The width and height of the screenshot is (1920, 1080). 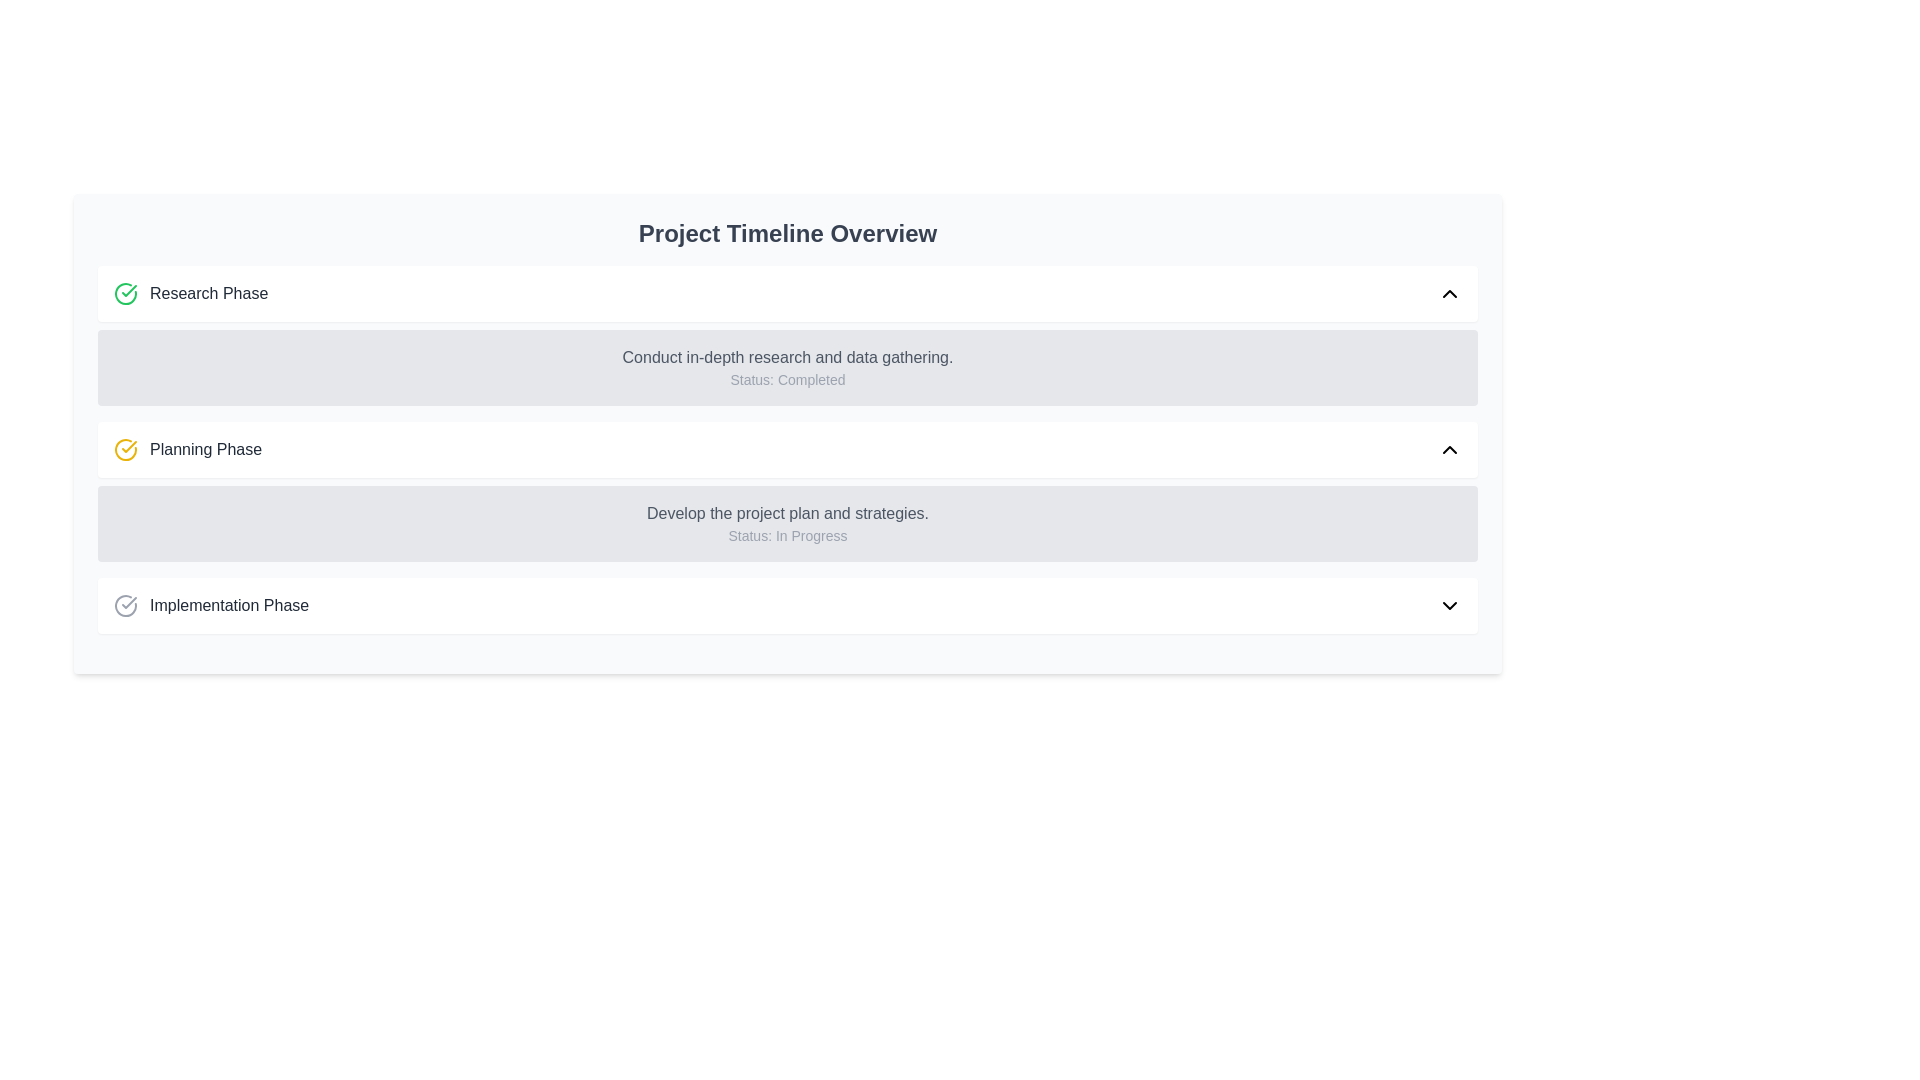 What do you see at coordinates (124, 293) in the screenshot?
I see `the status indication icon for the 'Research Phase', which is located to the left of the text 'Research Phase'` at bounding box center [124, 293].